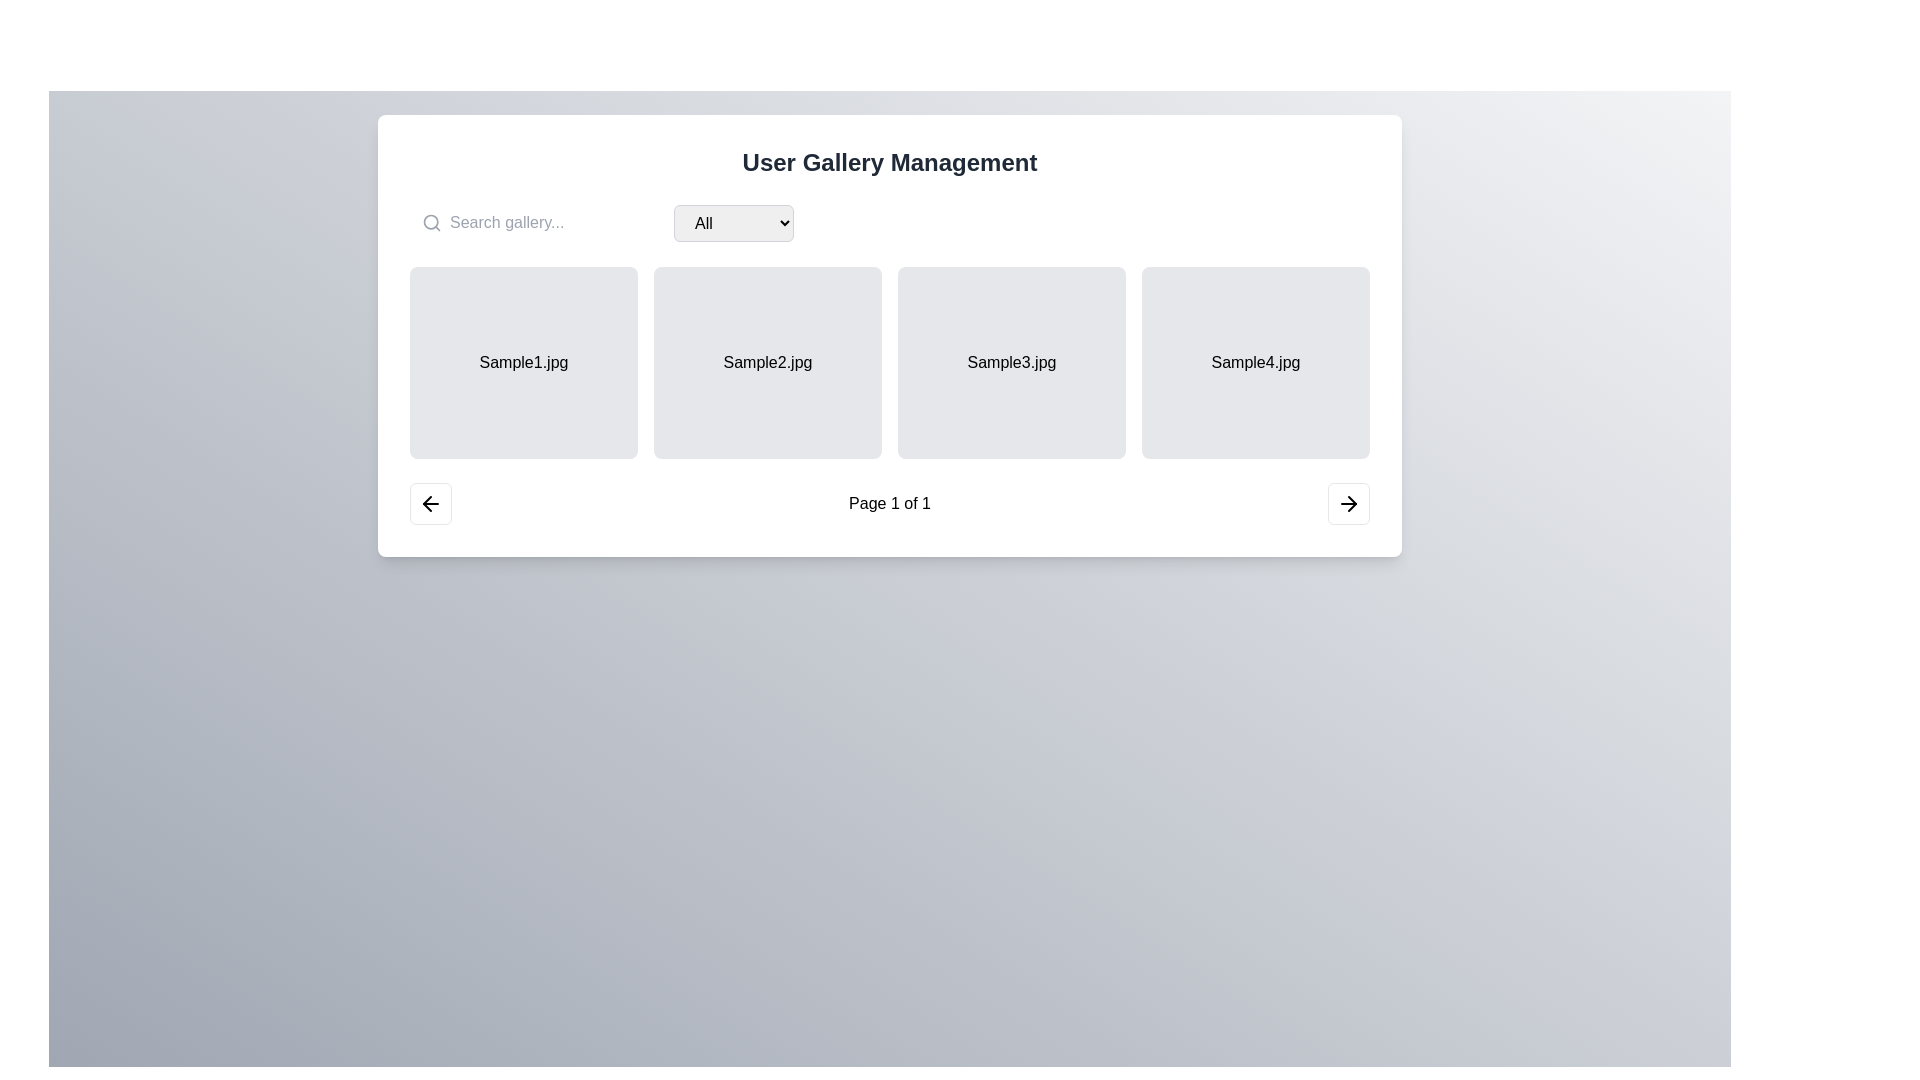  I want to click on the static text label displaying 'Page 1 of 1' located at the bottom center of the interface, between navigation buttons, so click(888, 503).